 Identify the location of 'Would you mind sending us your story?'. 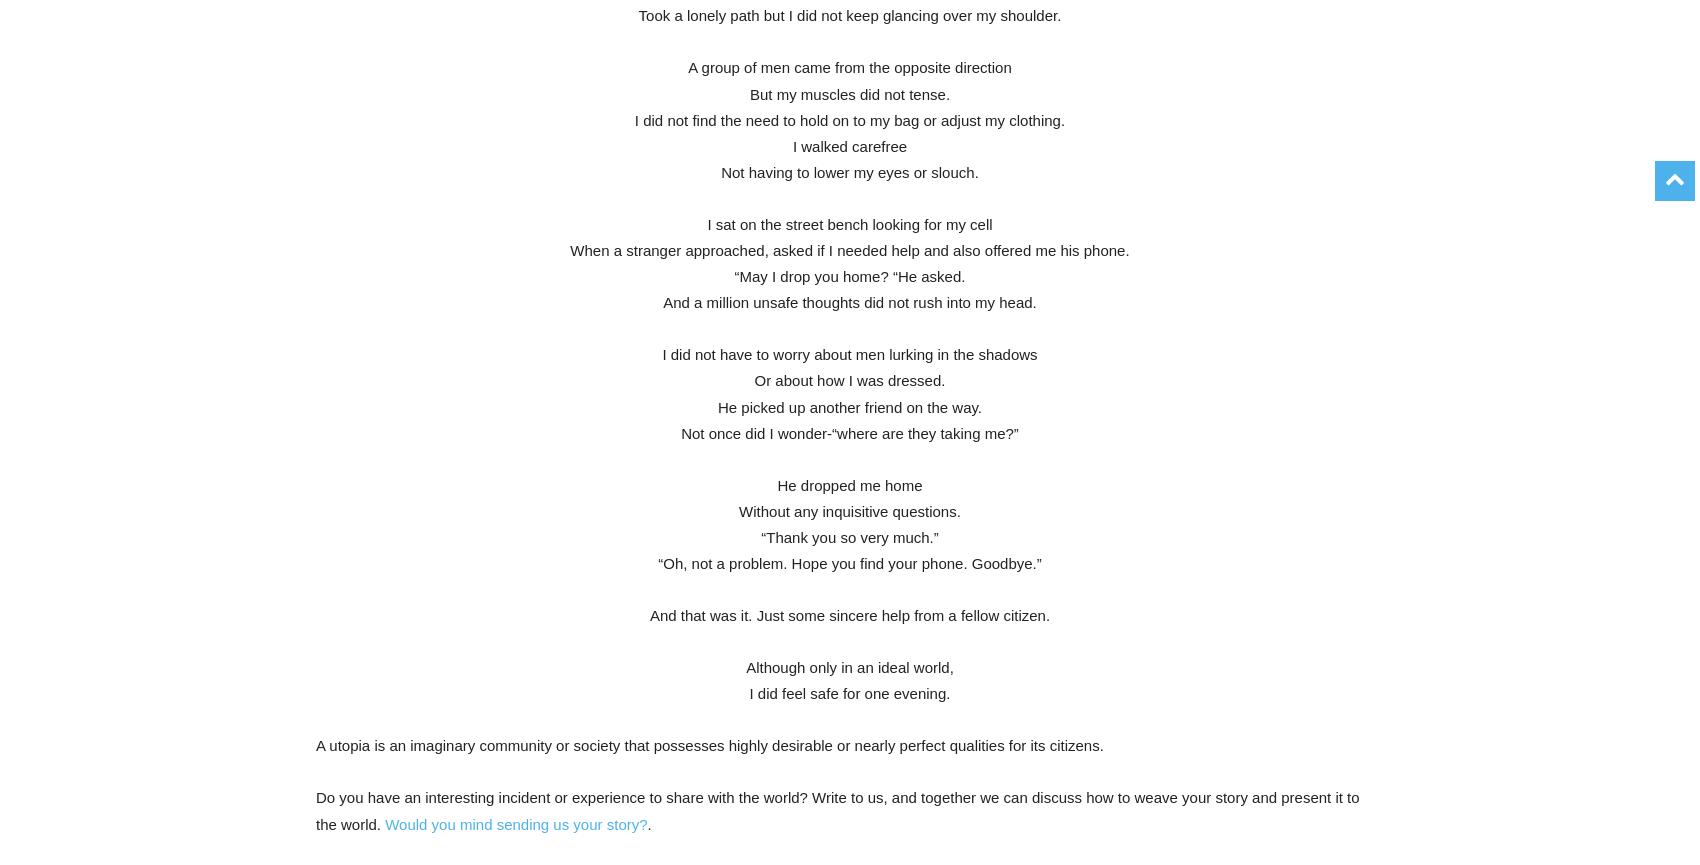
(515, 822).